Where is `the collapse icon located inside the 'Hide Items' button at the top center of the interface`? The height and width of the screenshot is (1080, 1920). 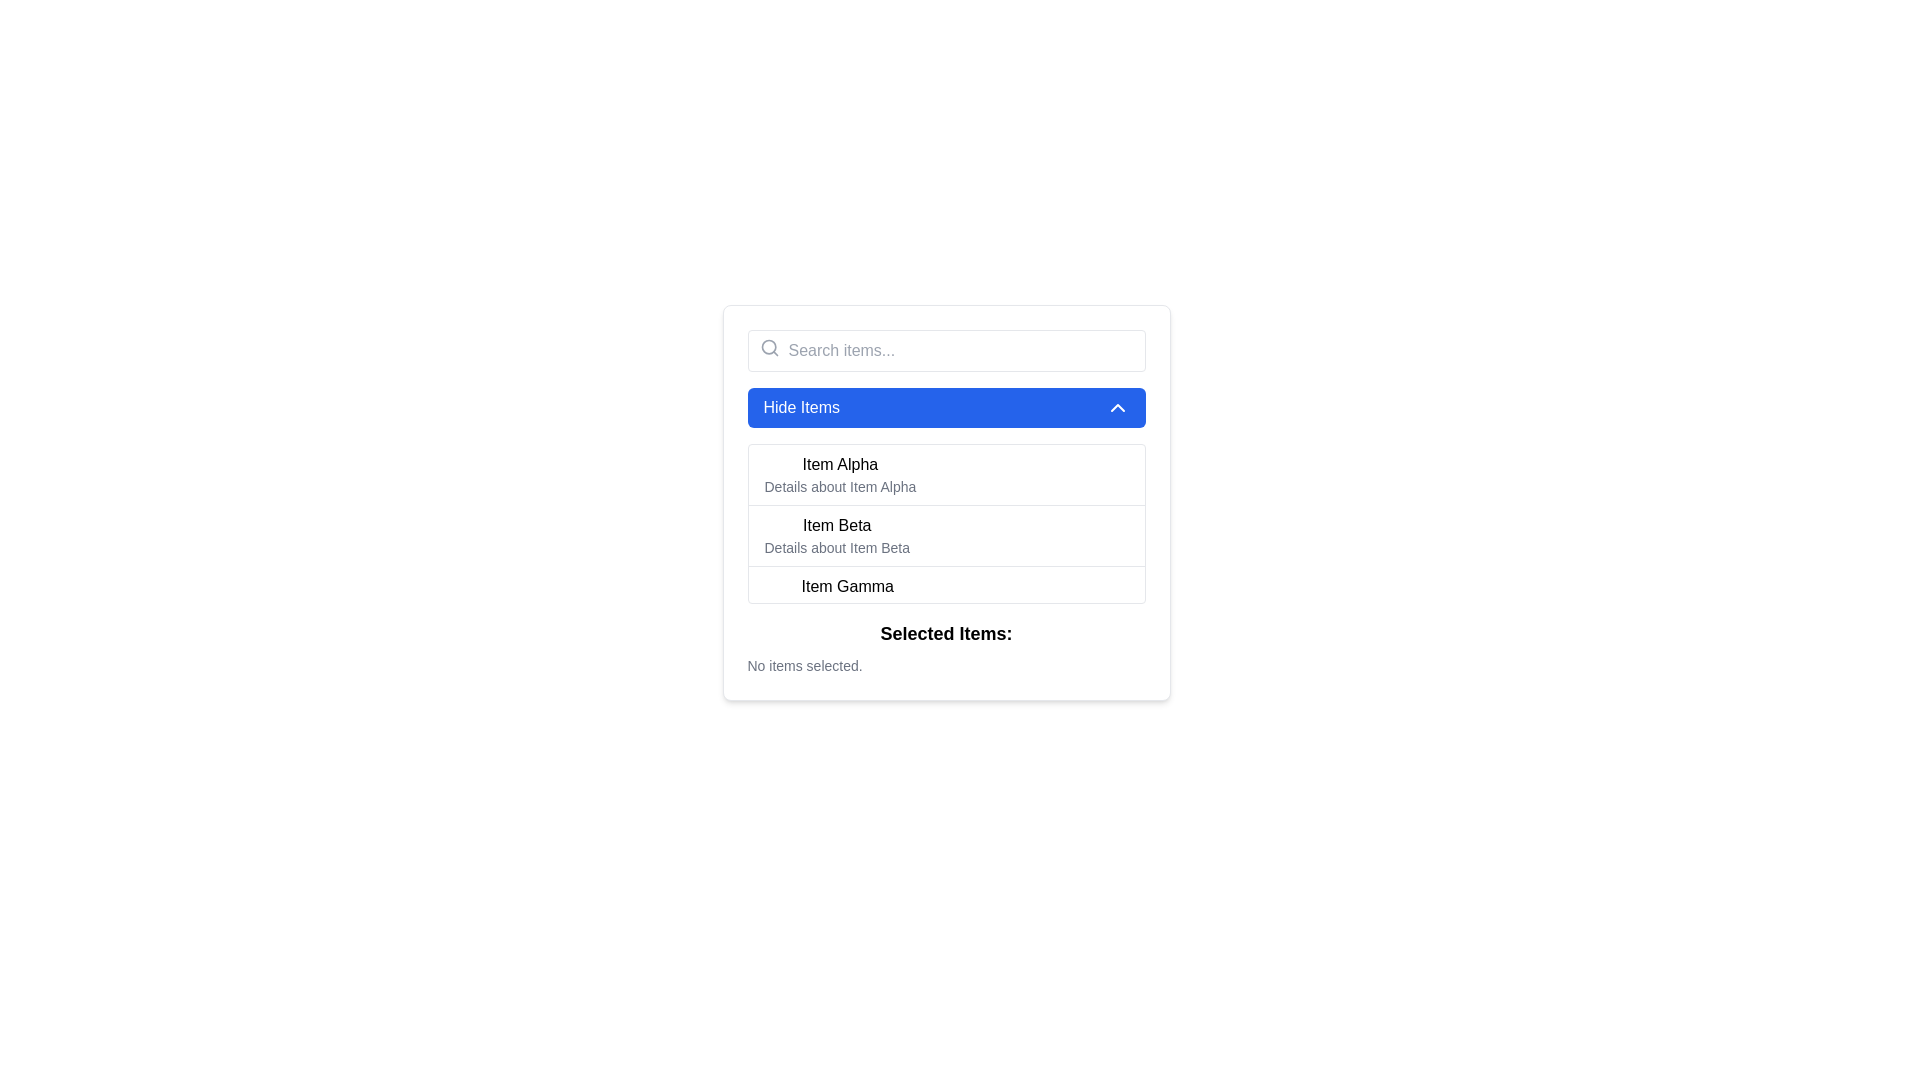 the collapse icon located inside the 'Hide Items' button at the top center of the interface is located at coordinates (1116, 407).